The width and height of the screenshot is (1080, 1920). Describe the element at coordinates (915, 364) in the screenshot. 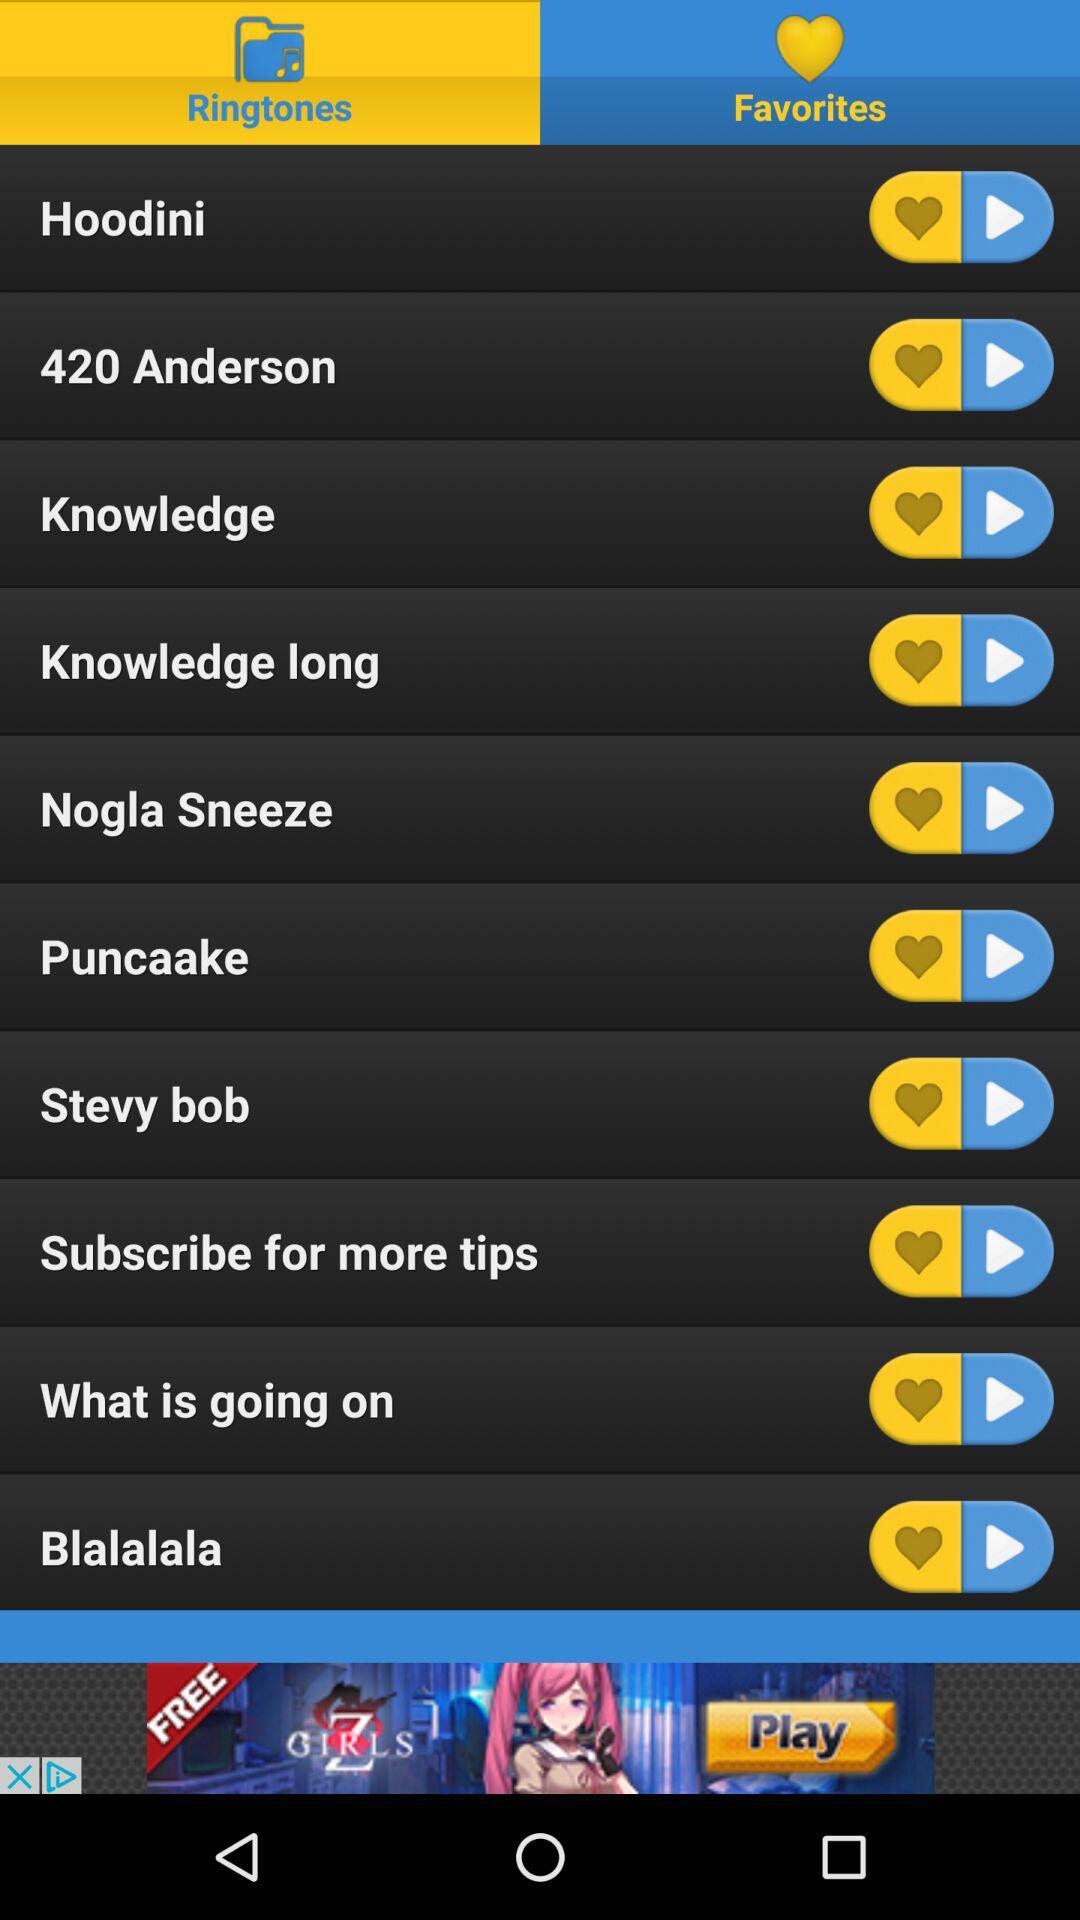

I see `love this` at that location.